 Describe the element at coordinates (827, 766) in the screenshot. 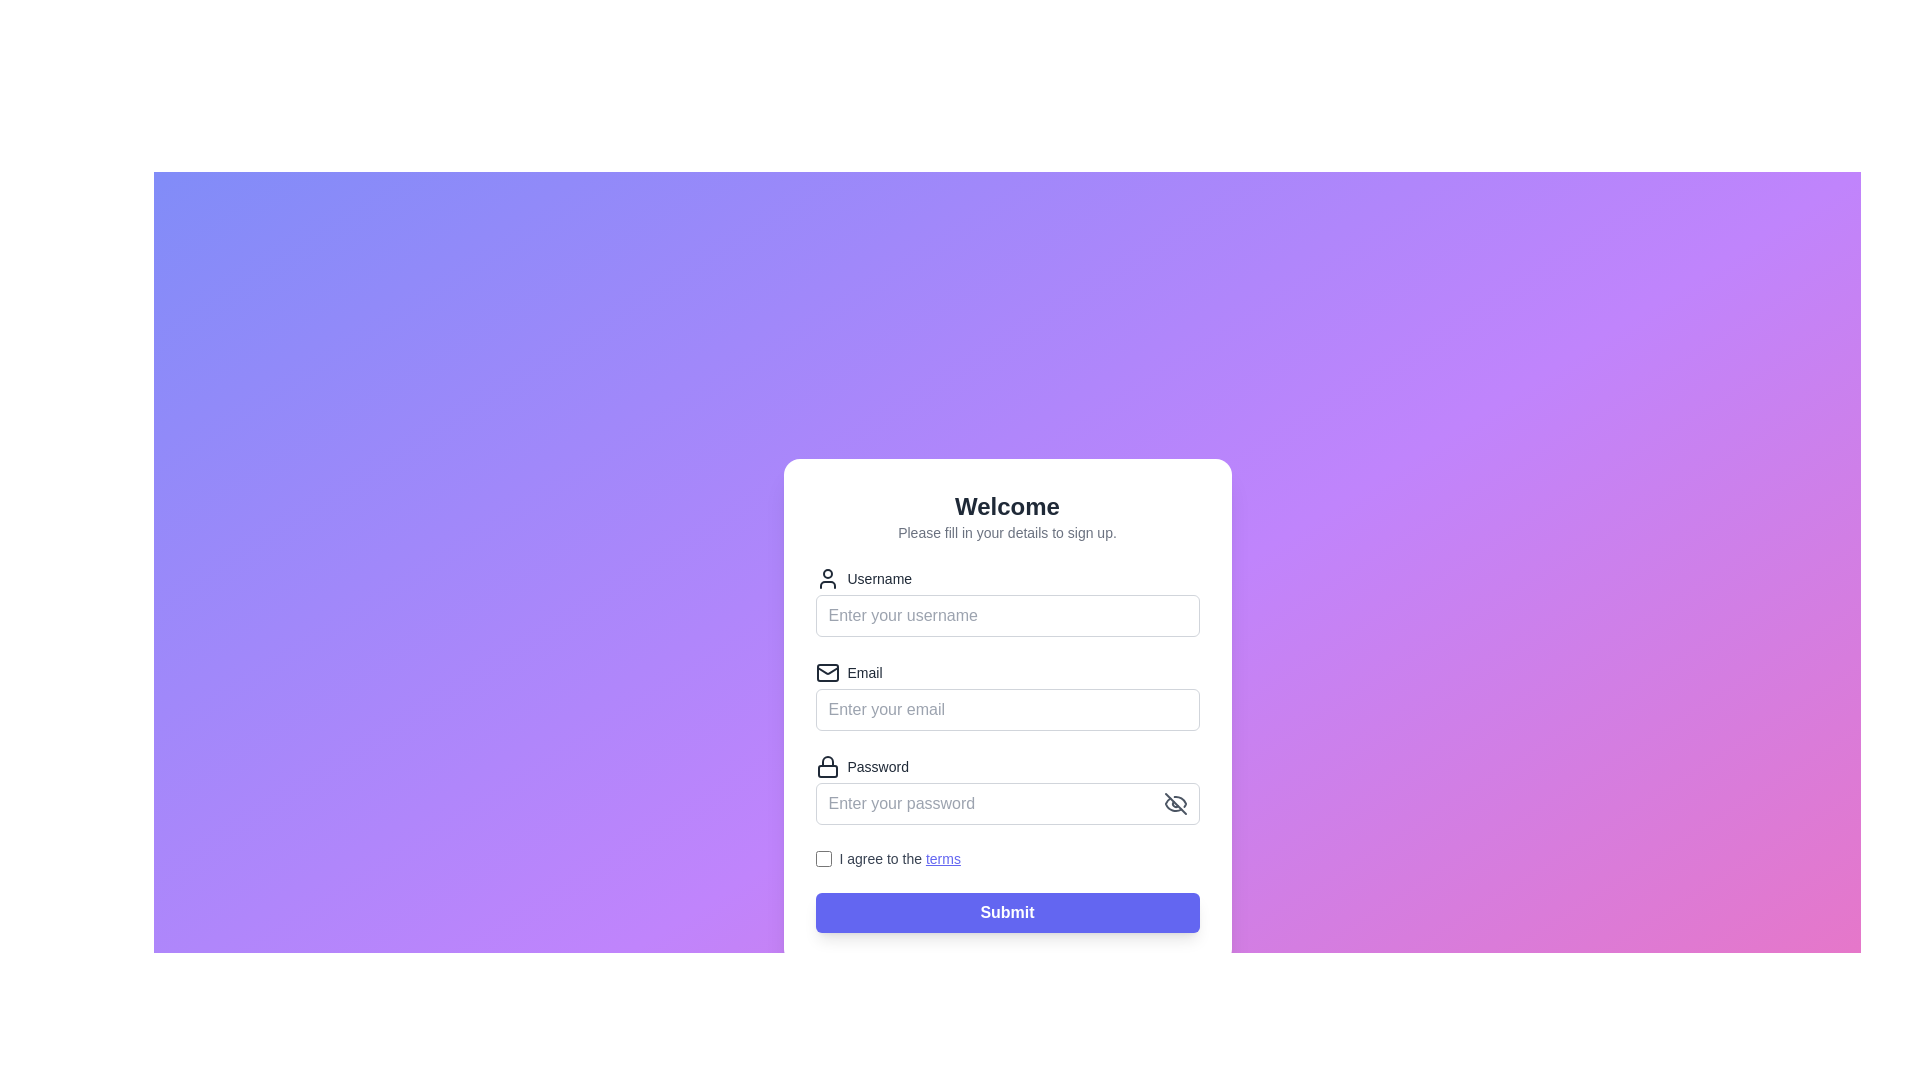

I see `the lock icon located to the left of the 'Password' label in the password section of the form` at that location.